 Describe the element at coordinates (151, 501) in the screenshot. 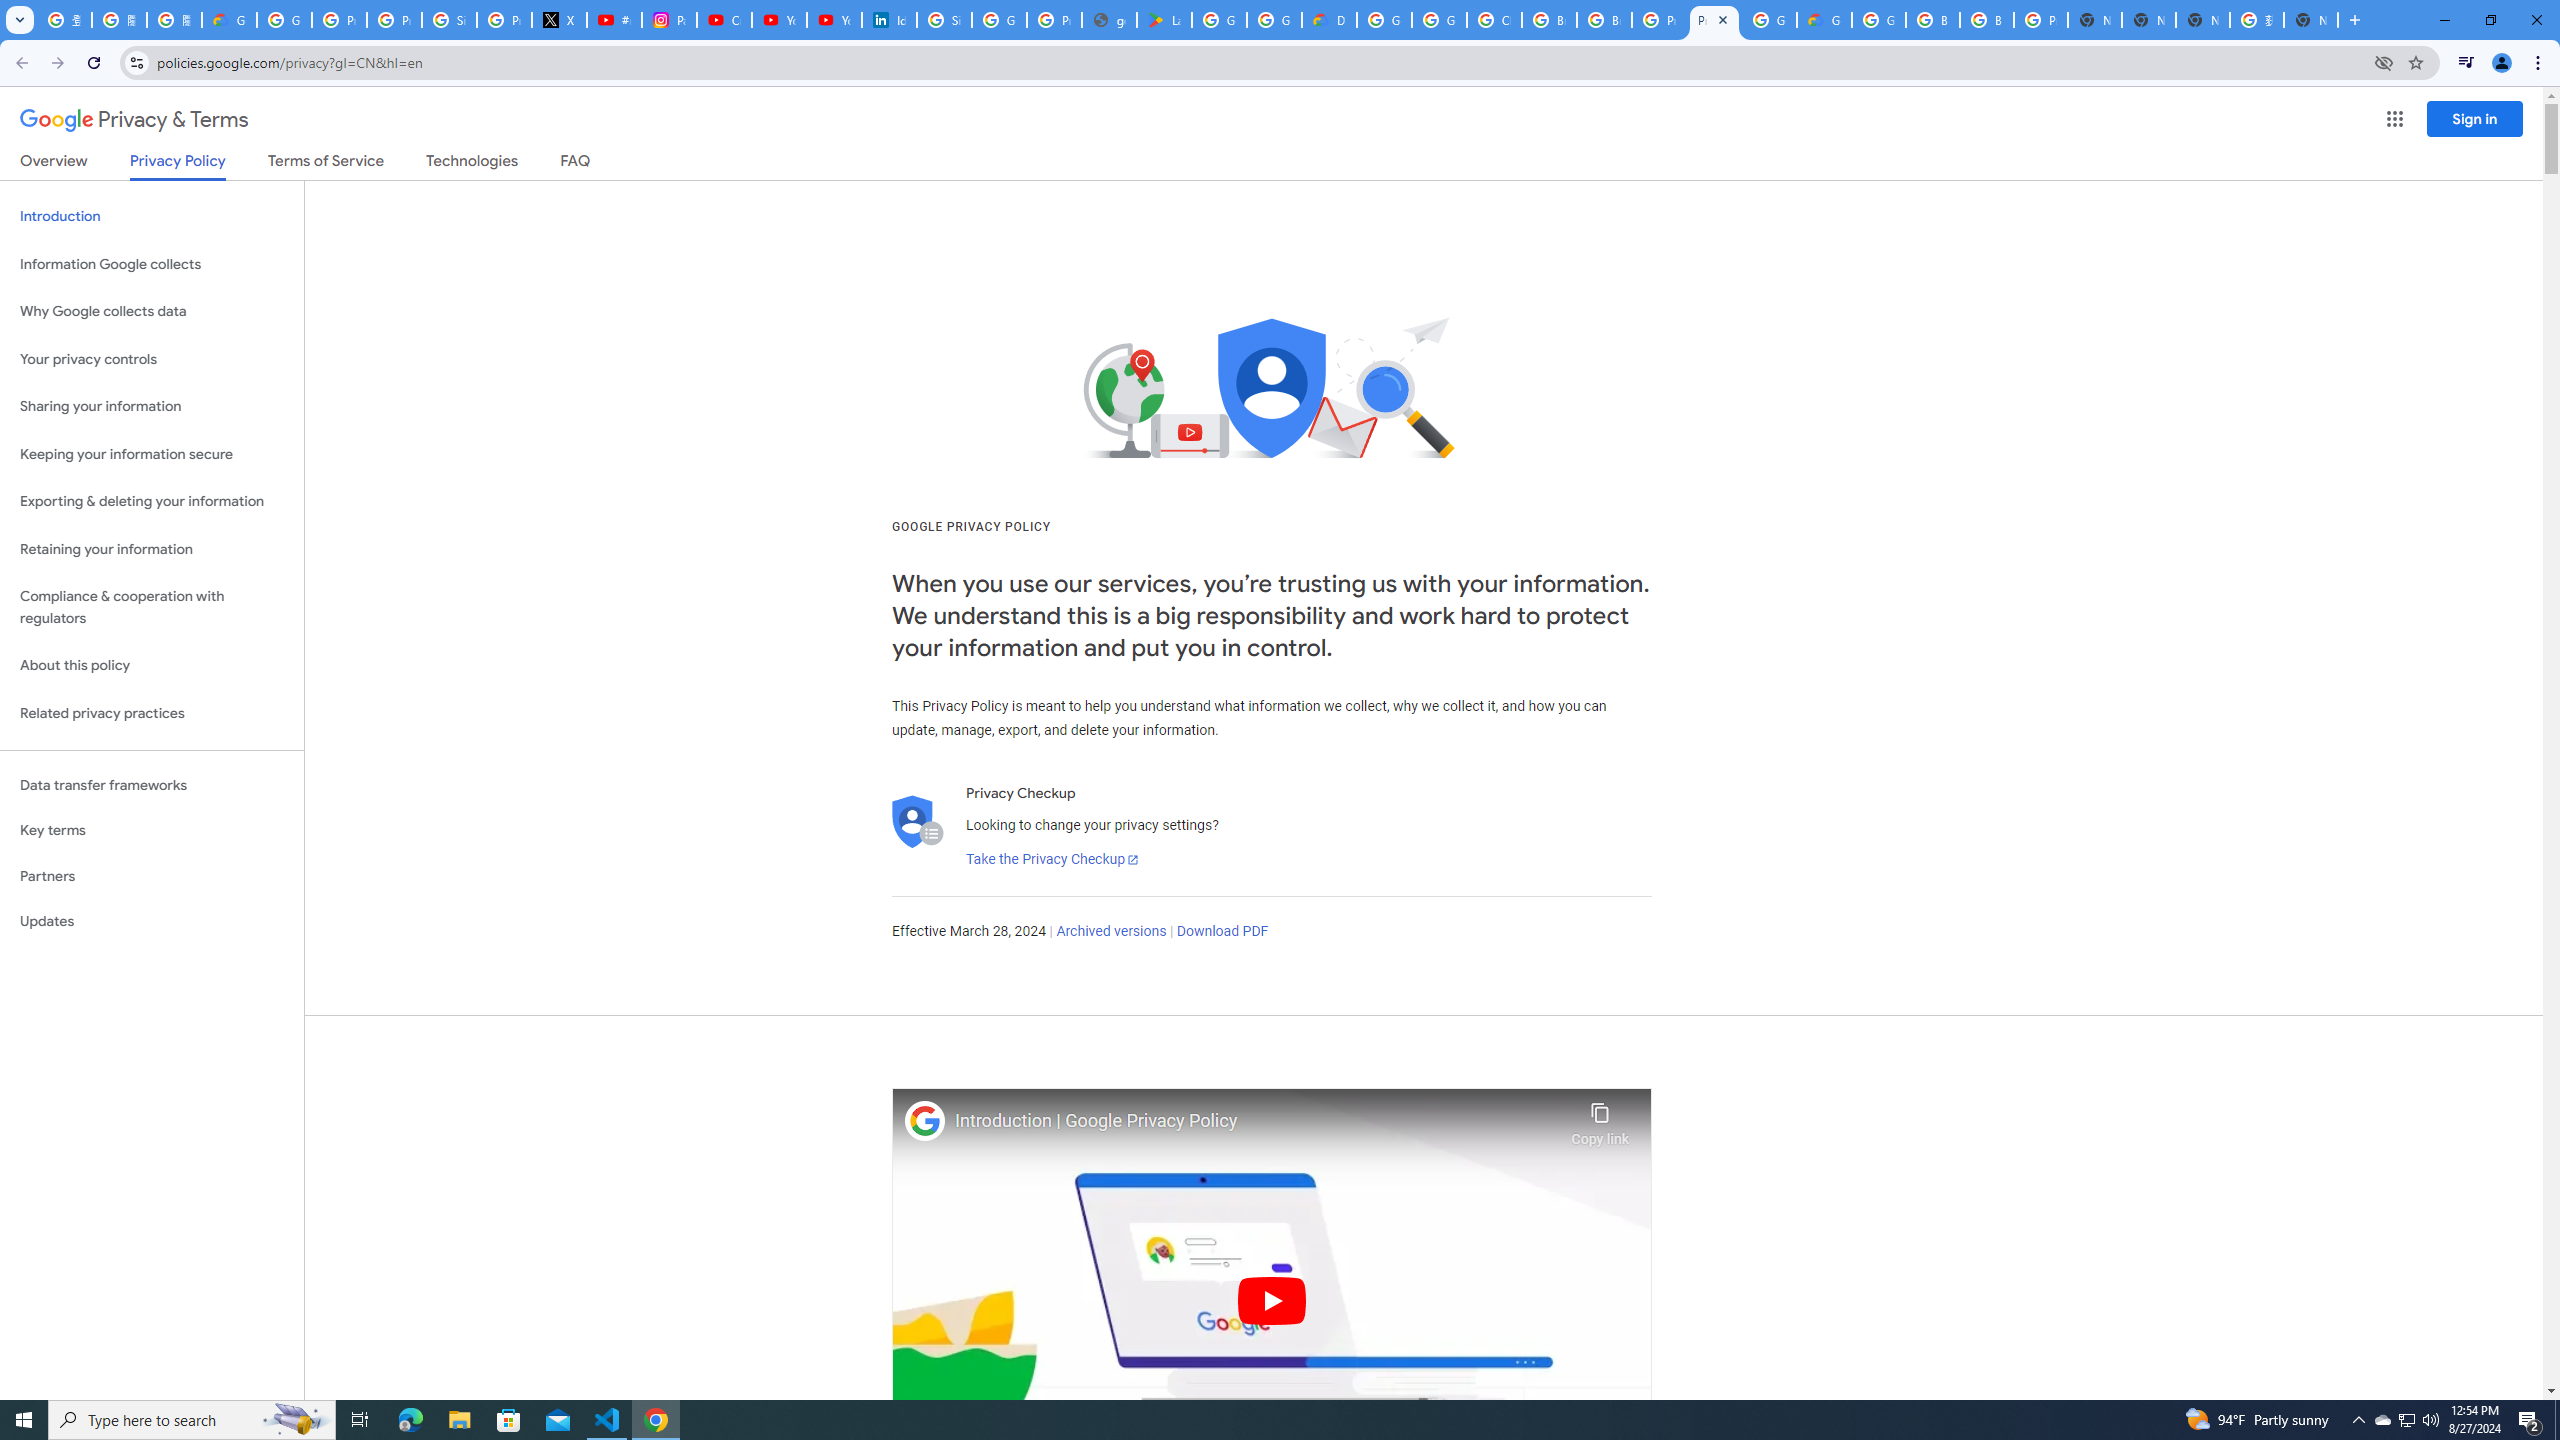

I see `'Exporting & deleting your information'` at that location.